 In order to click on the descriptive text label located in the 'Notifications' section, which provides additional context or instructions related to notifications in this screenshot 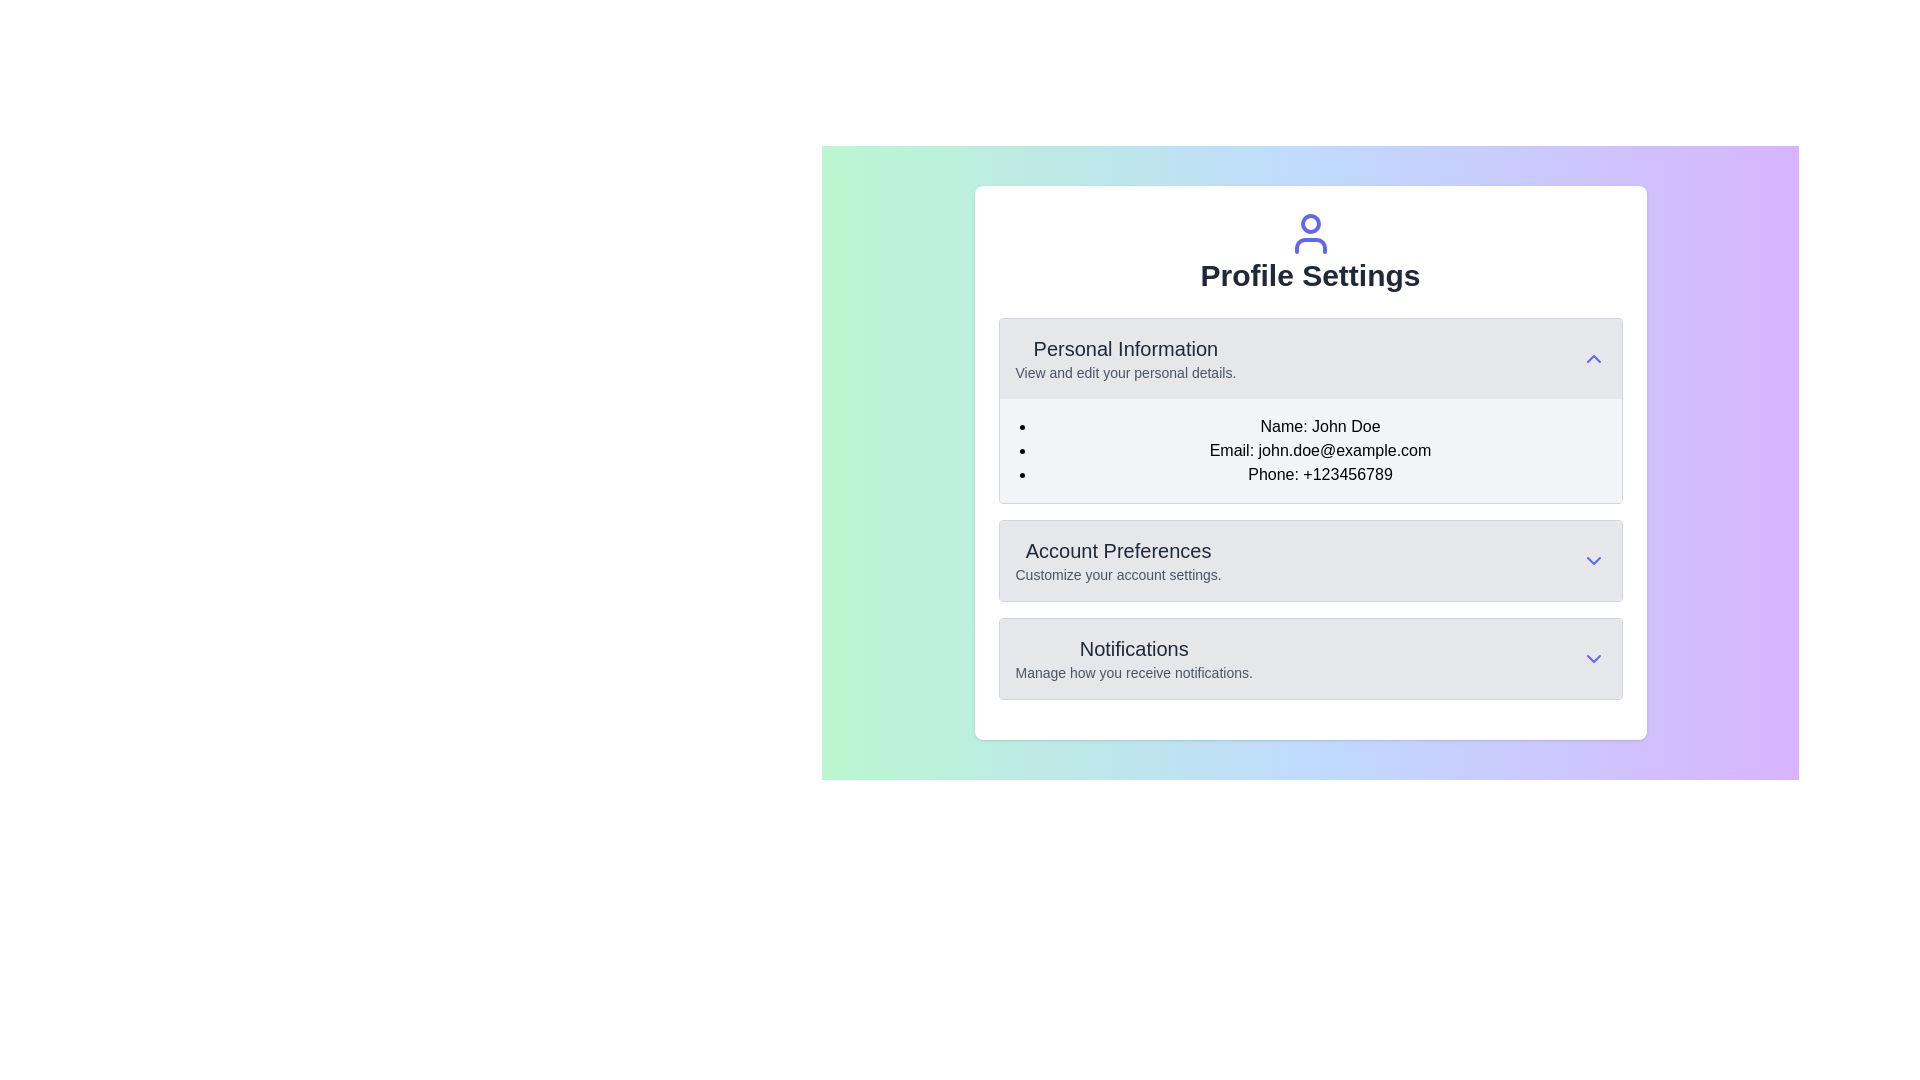, I will do `click(1134, 672)`.